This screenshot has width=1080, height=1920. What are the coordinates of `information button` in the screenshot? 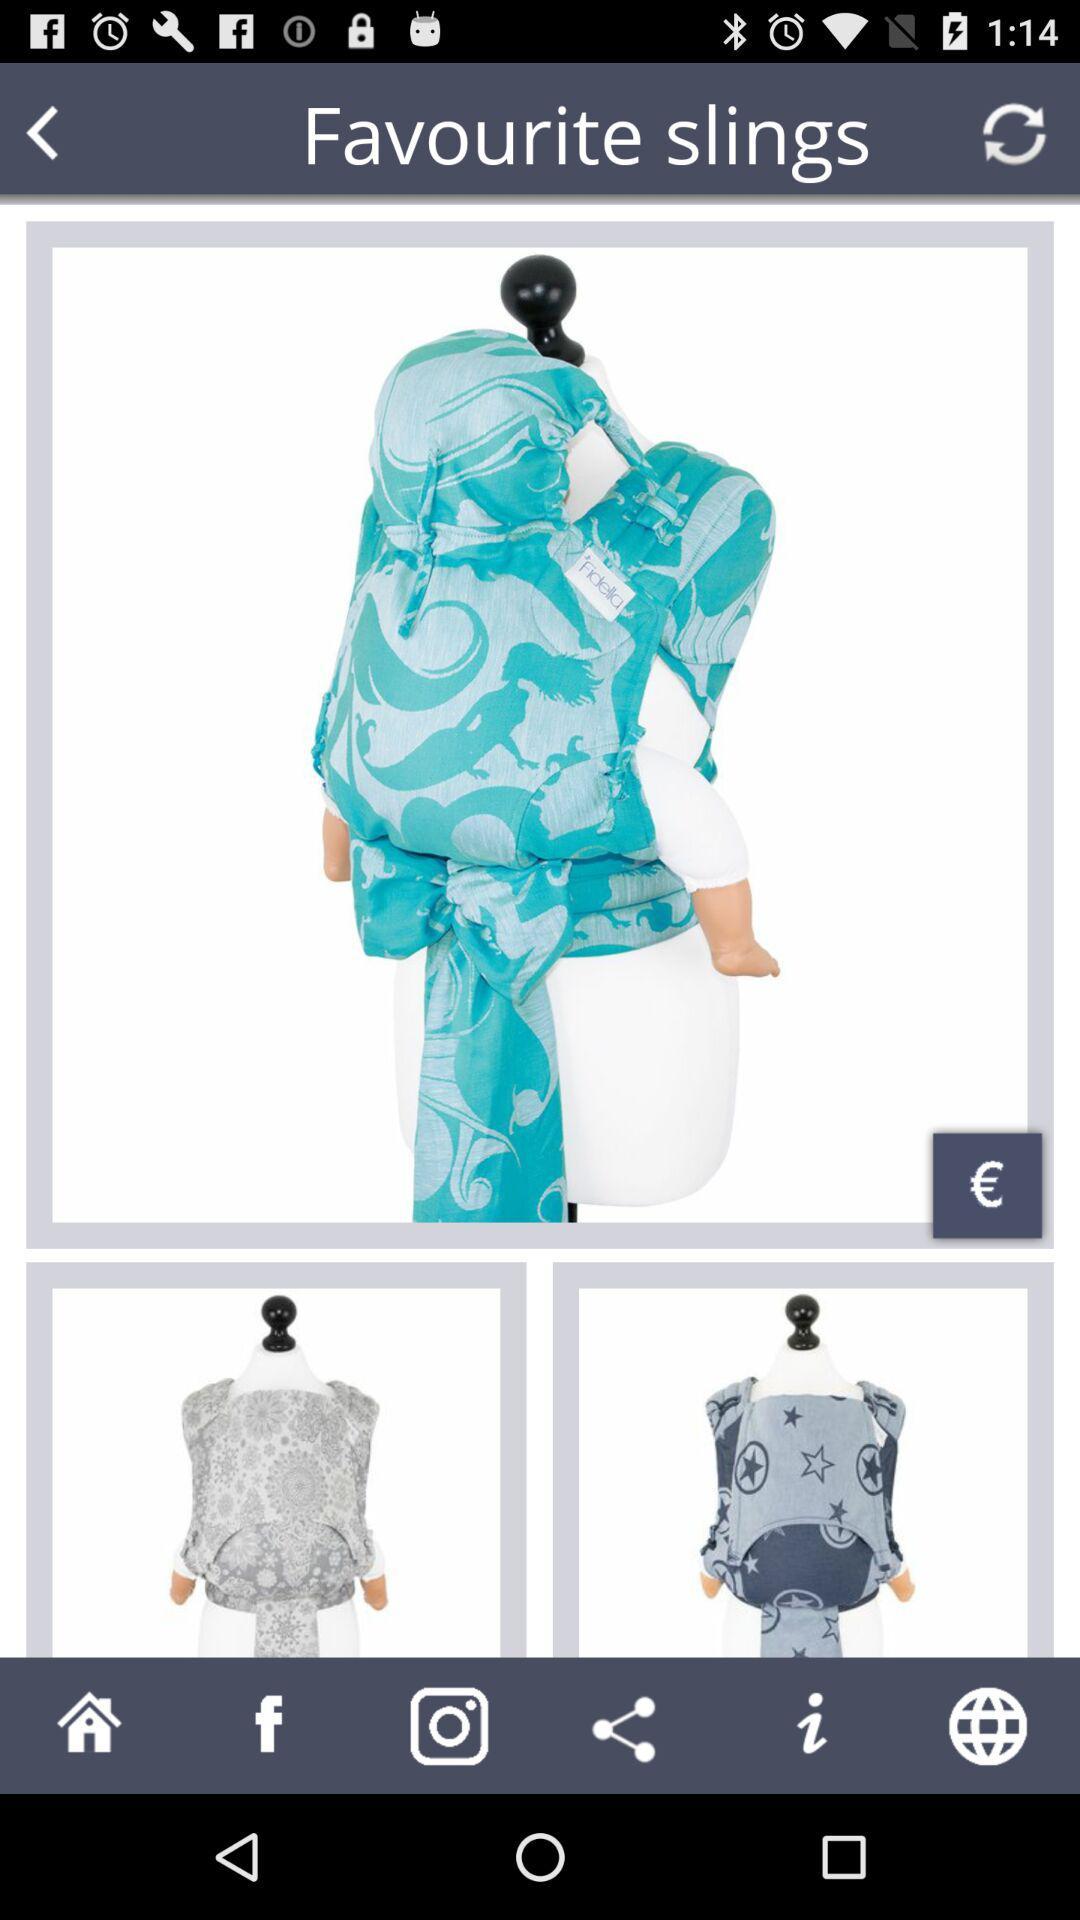 It's located at (810, 1724).